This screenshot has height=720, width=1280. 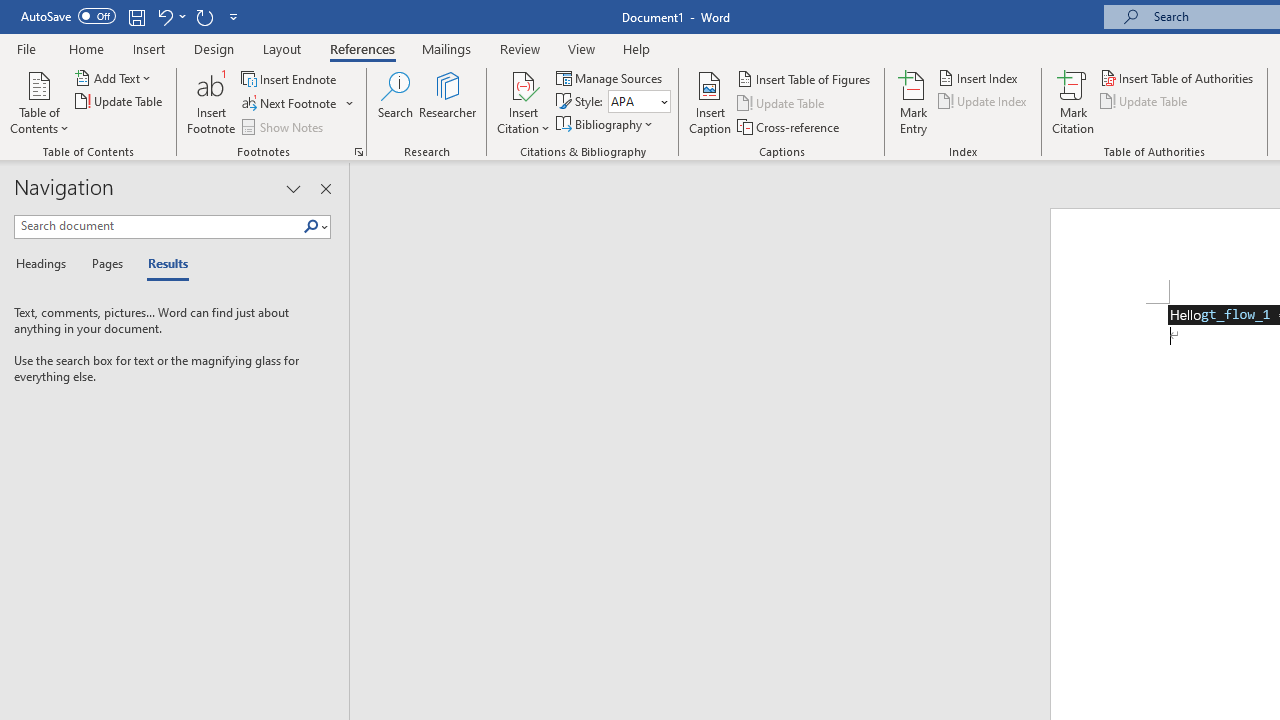 I want to click on 'Insert Caption...', so click(x=710, y=103).